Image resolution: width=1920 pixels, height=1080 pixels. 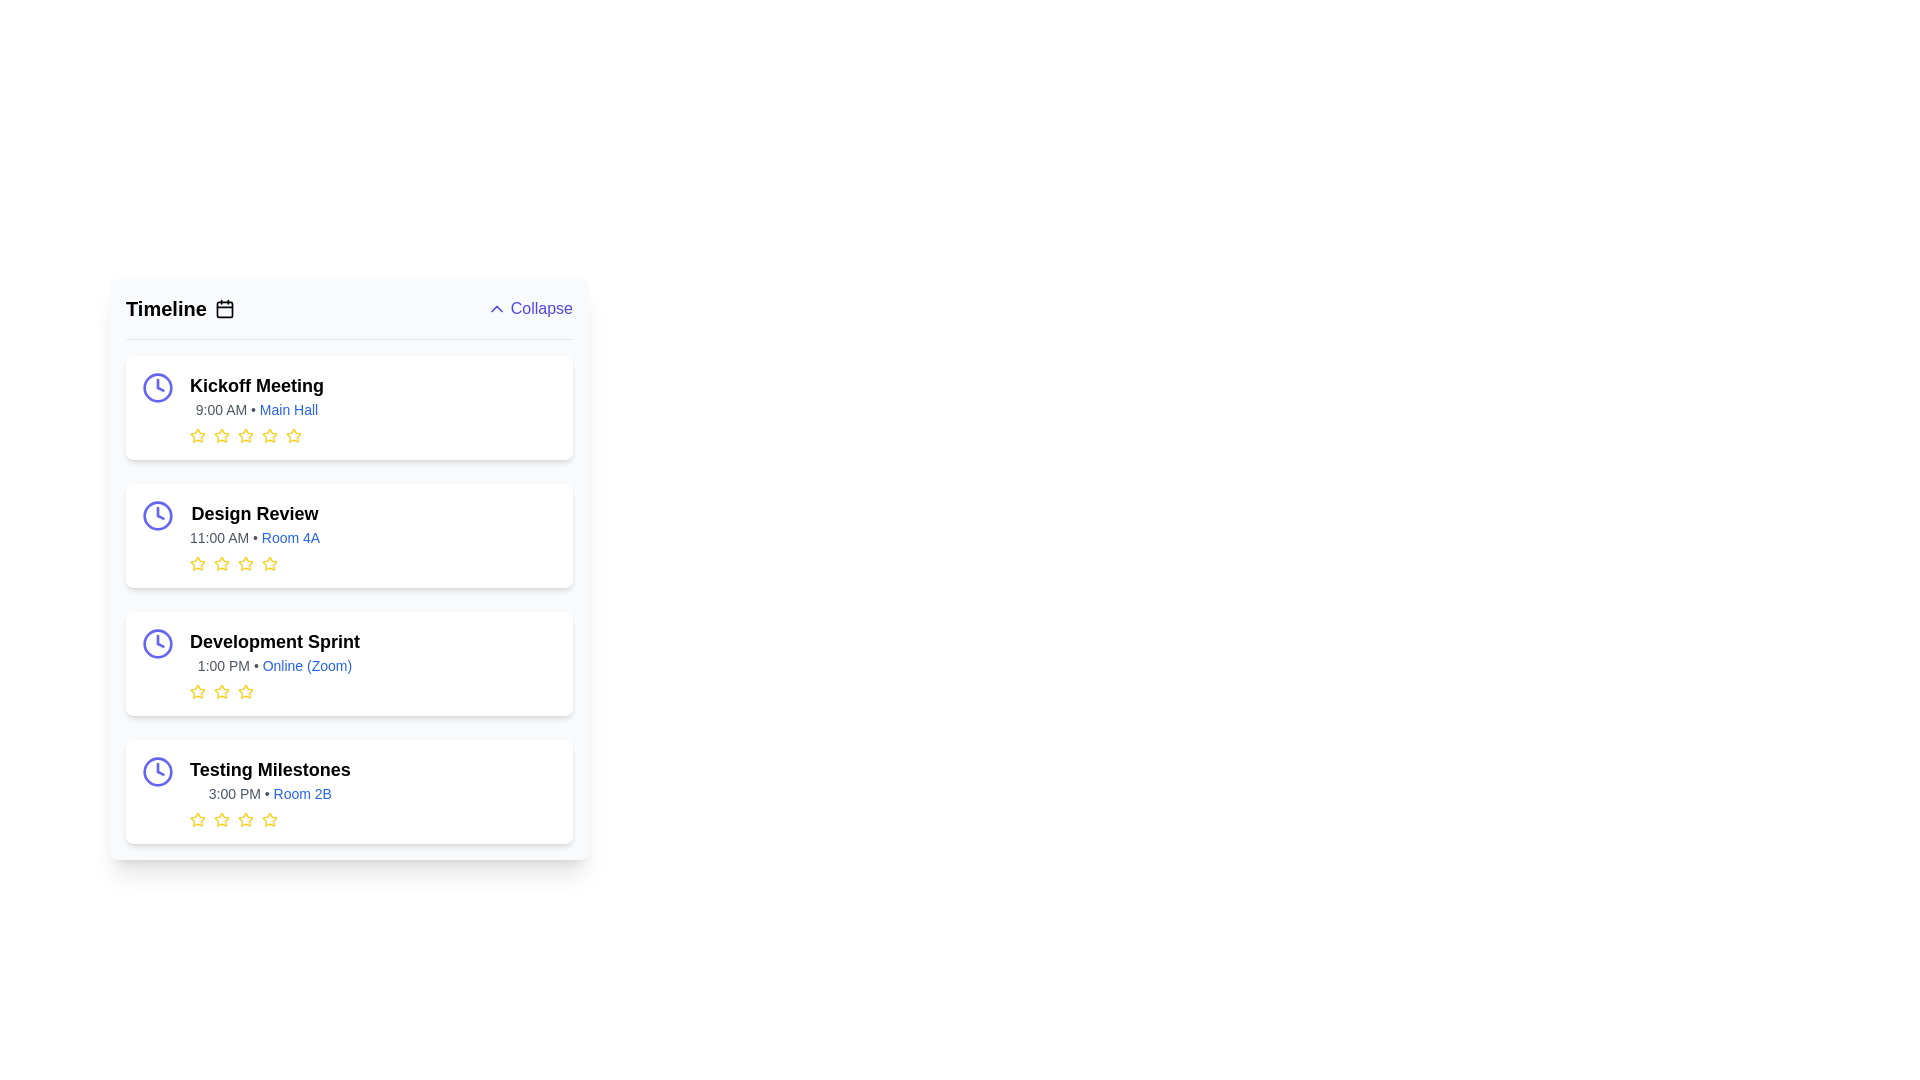 What do you see at coordinates (273, 666) in the screenshot?
I see `schedule details text label located below the 'Development Sprint' title and above the star rating icons in the timeline interface` at bounding box center [273, 666].